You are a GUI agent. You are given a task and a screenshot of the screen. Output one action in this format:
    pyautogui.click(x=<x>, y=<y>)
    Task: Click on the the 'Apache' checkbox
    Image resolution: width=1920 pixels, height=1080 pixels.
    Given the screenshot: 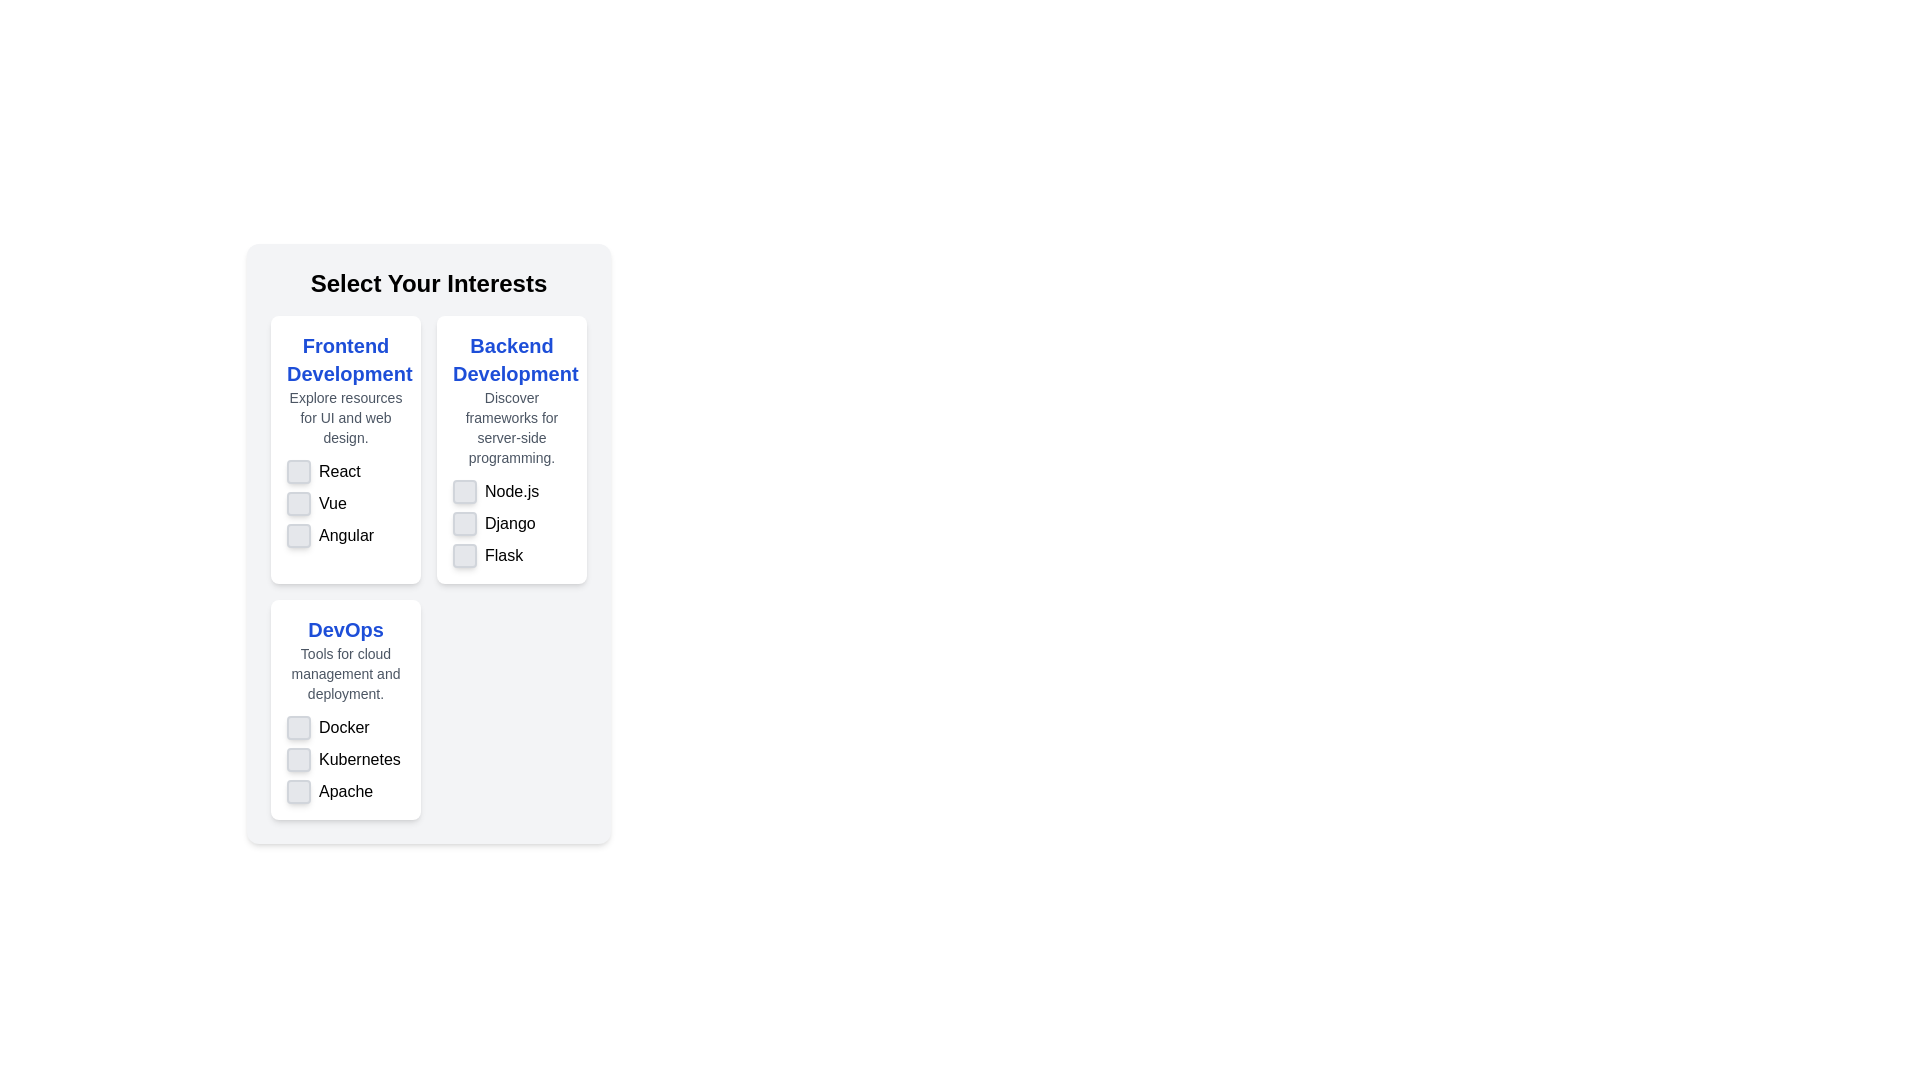 What is the action you would take?
    pyautogui.click(x=345, y=790)
    